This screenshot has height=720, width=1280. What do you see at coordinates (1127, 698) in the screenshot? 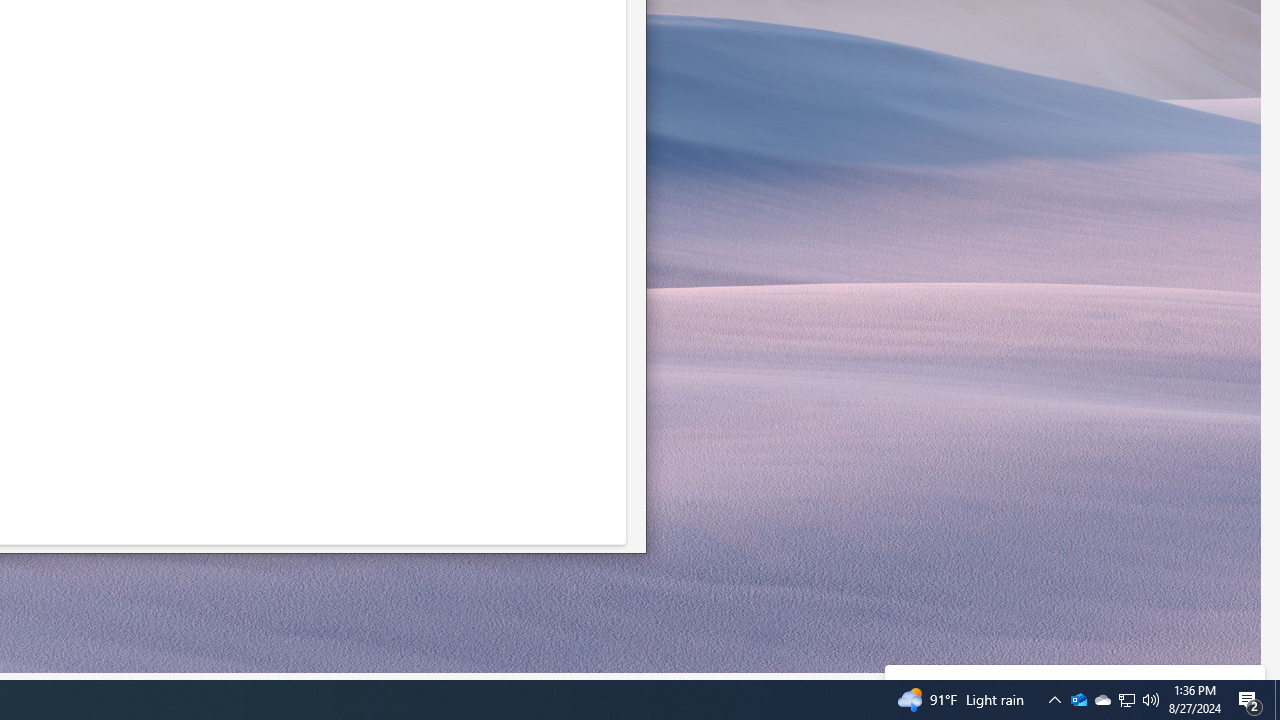
I see `'System Promoted Notification Area'` at bounding box center [1127, 698].